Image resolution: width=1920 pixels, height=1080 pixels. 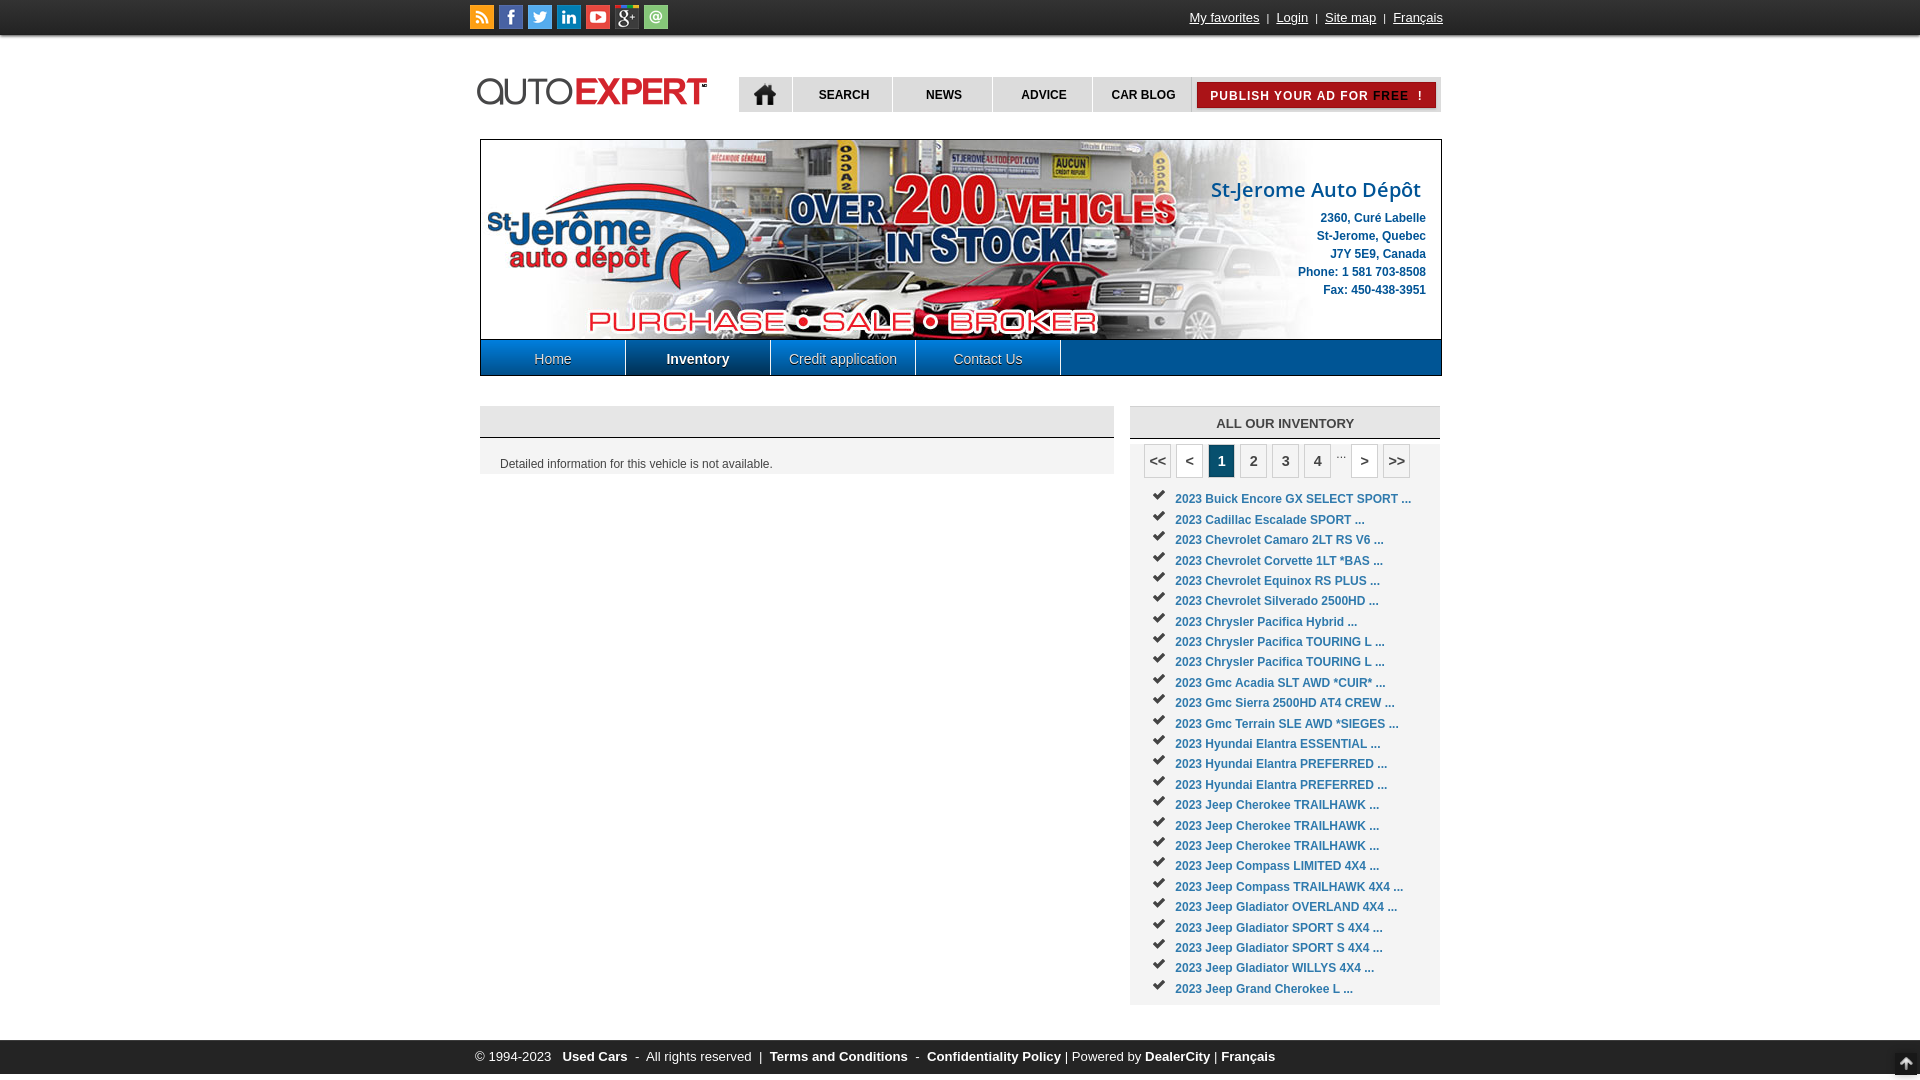 I want to click on '2023 Jeep Gladiator WILLYS 4X4 ...', so click(x=1273, y=967).